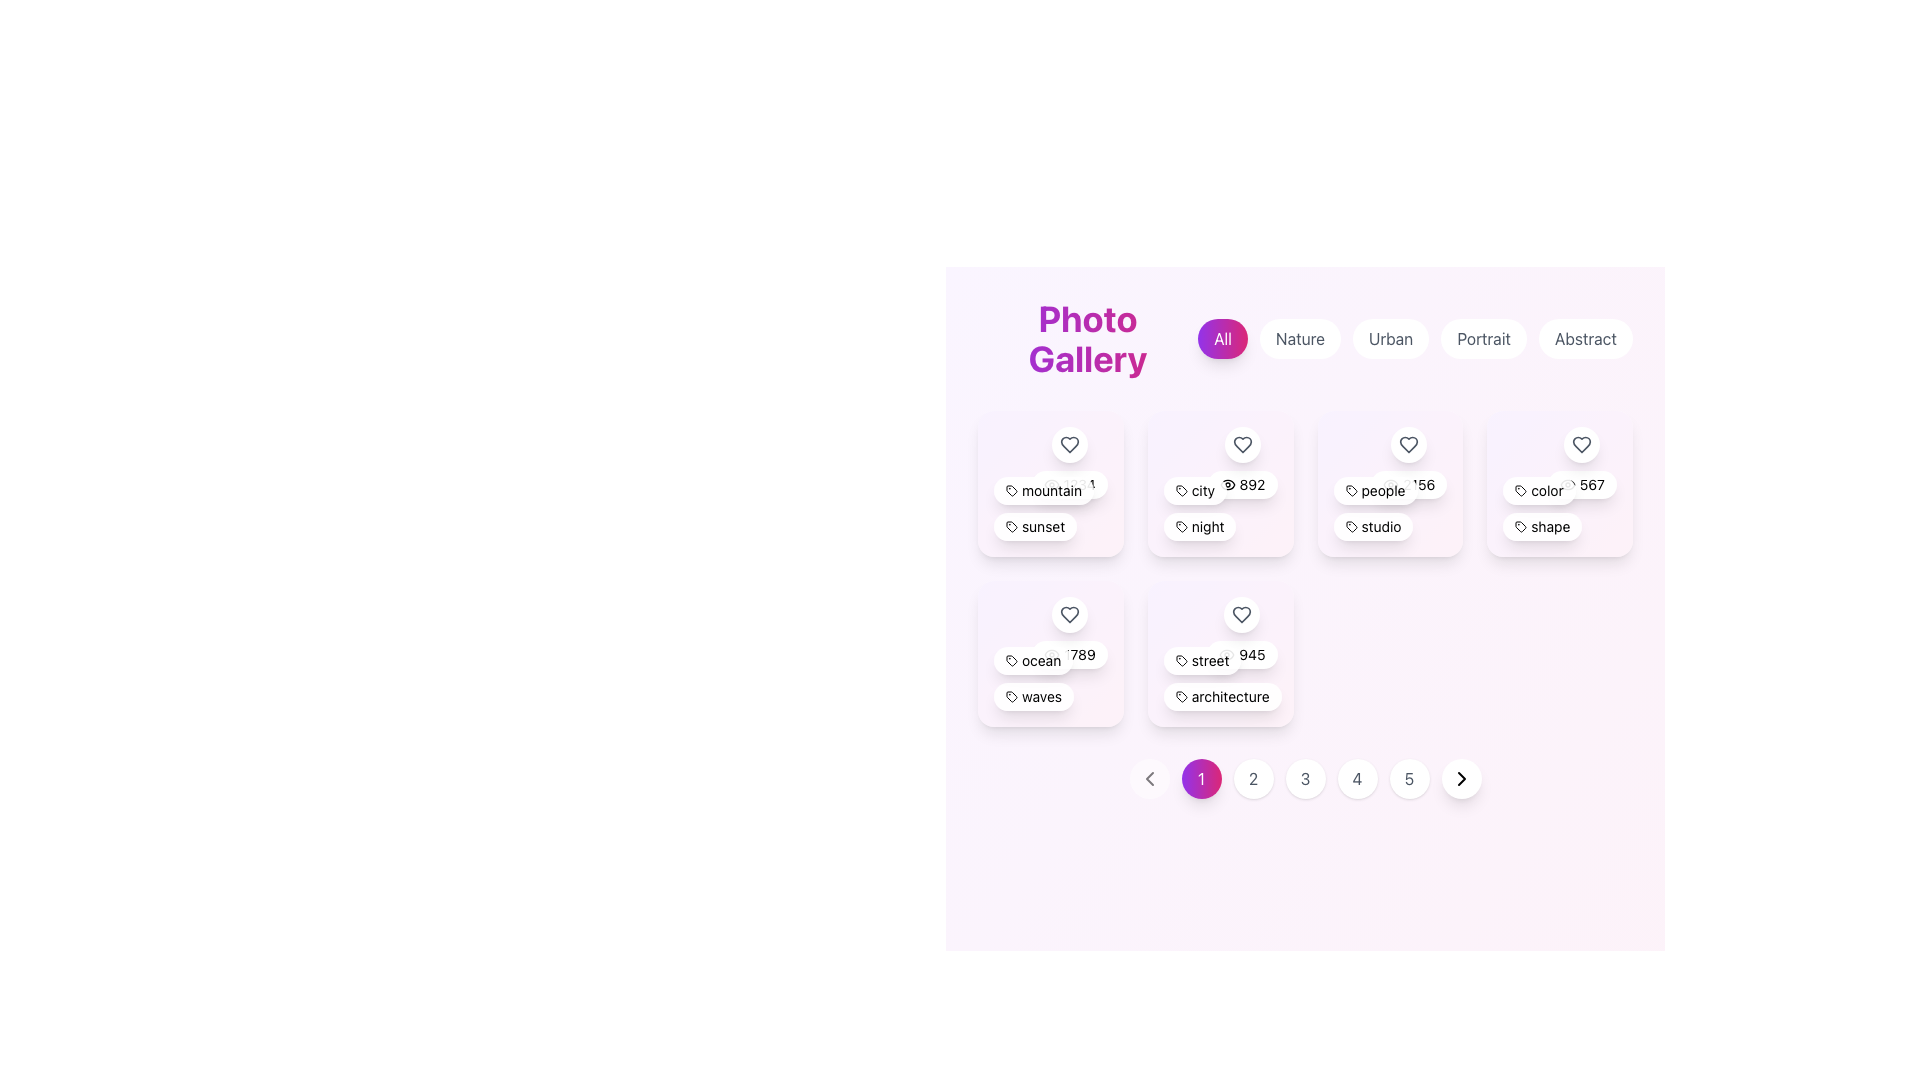 This screenshot has height=1080, width=1920. I want to click on the heart icon button located in the top-left card of the grid, which represents the 'mountain' category, so click(1068, 443).